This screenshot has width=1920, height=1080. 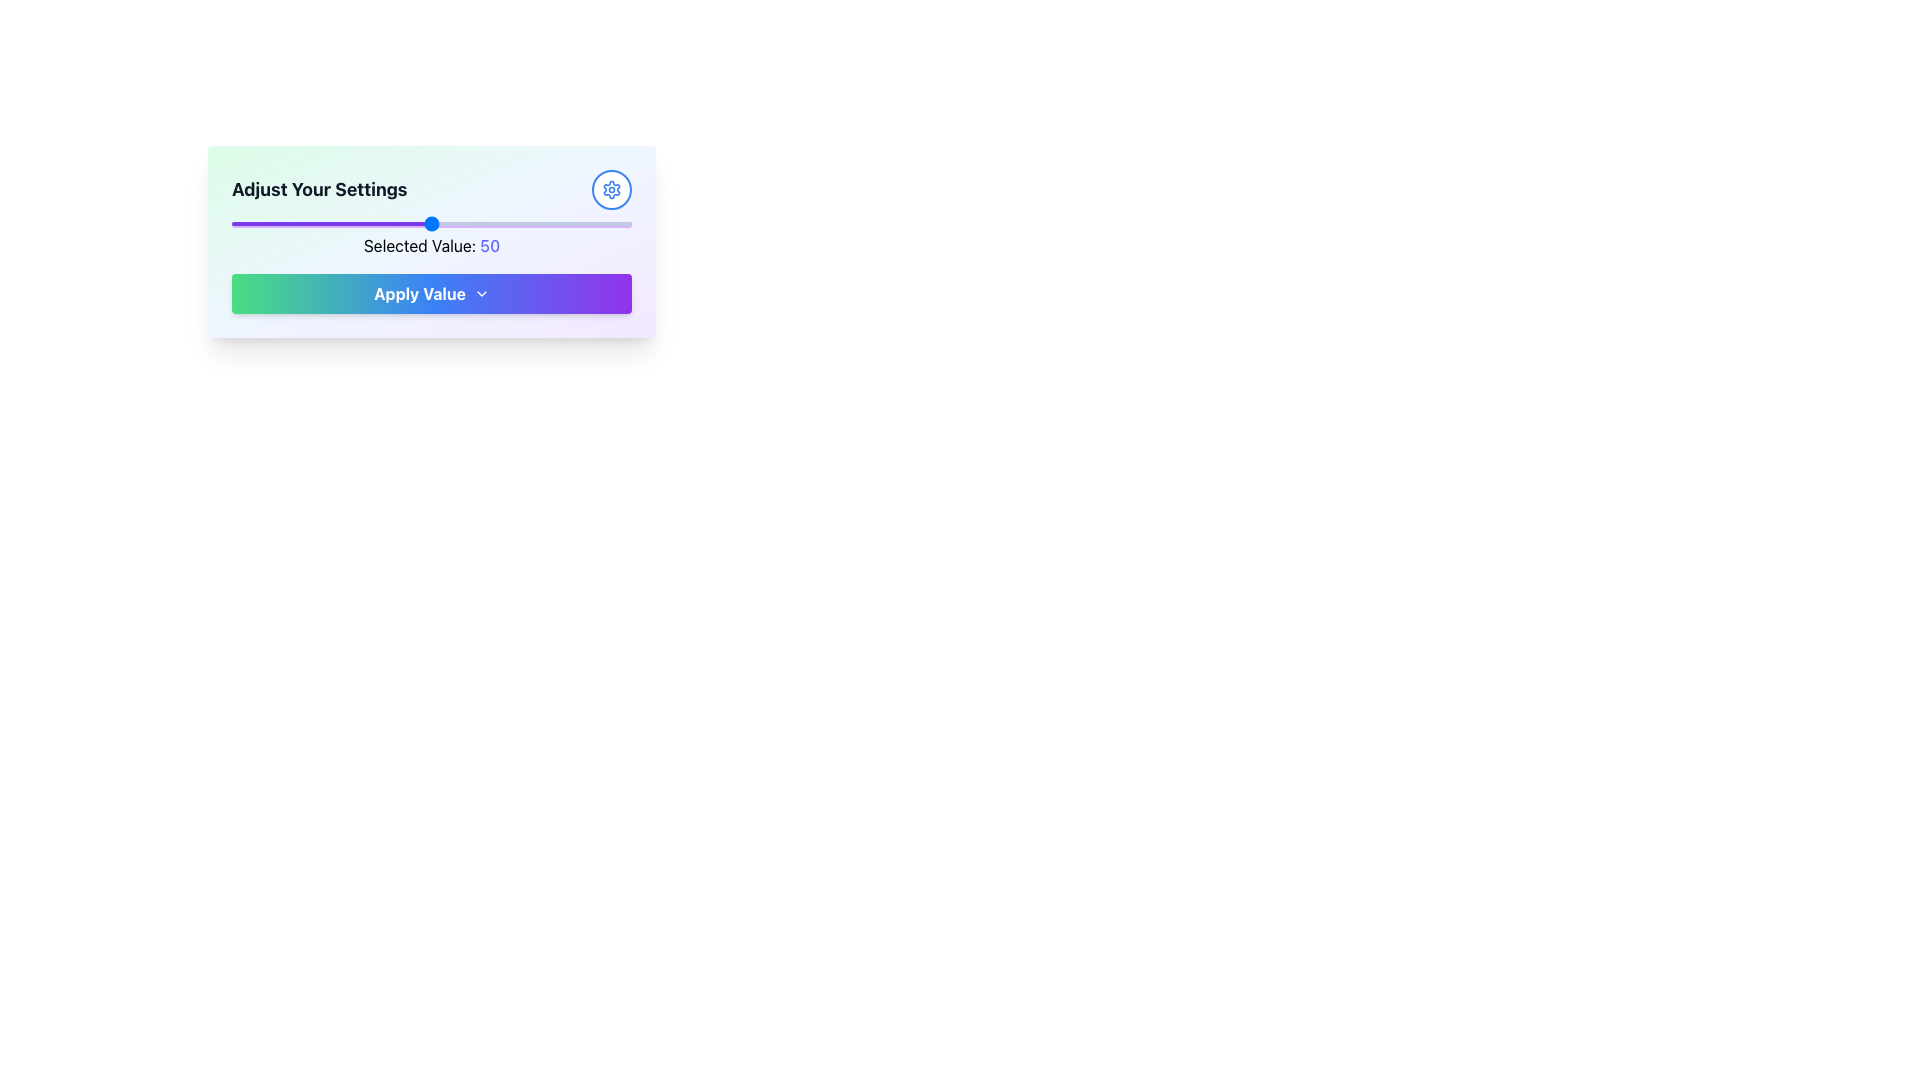 What do you see at coordinates (610, 189) in the screenshot?
I see `the graphical gear icon located in the top-right corner of the settings control interface` at bounding box center [610, 189].